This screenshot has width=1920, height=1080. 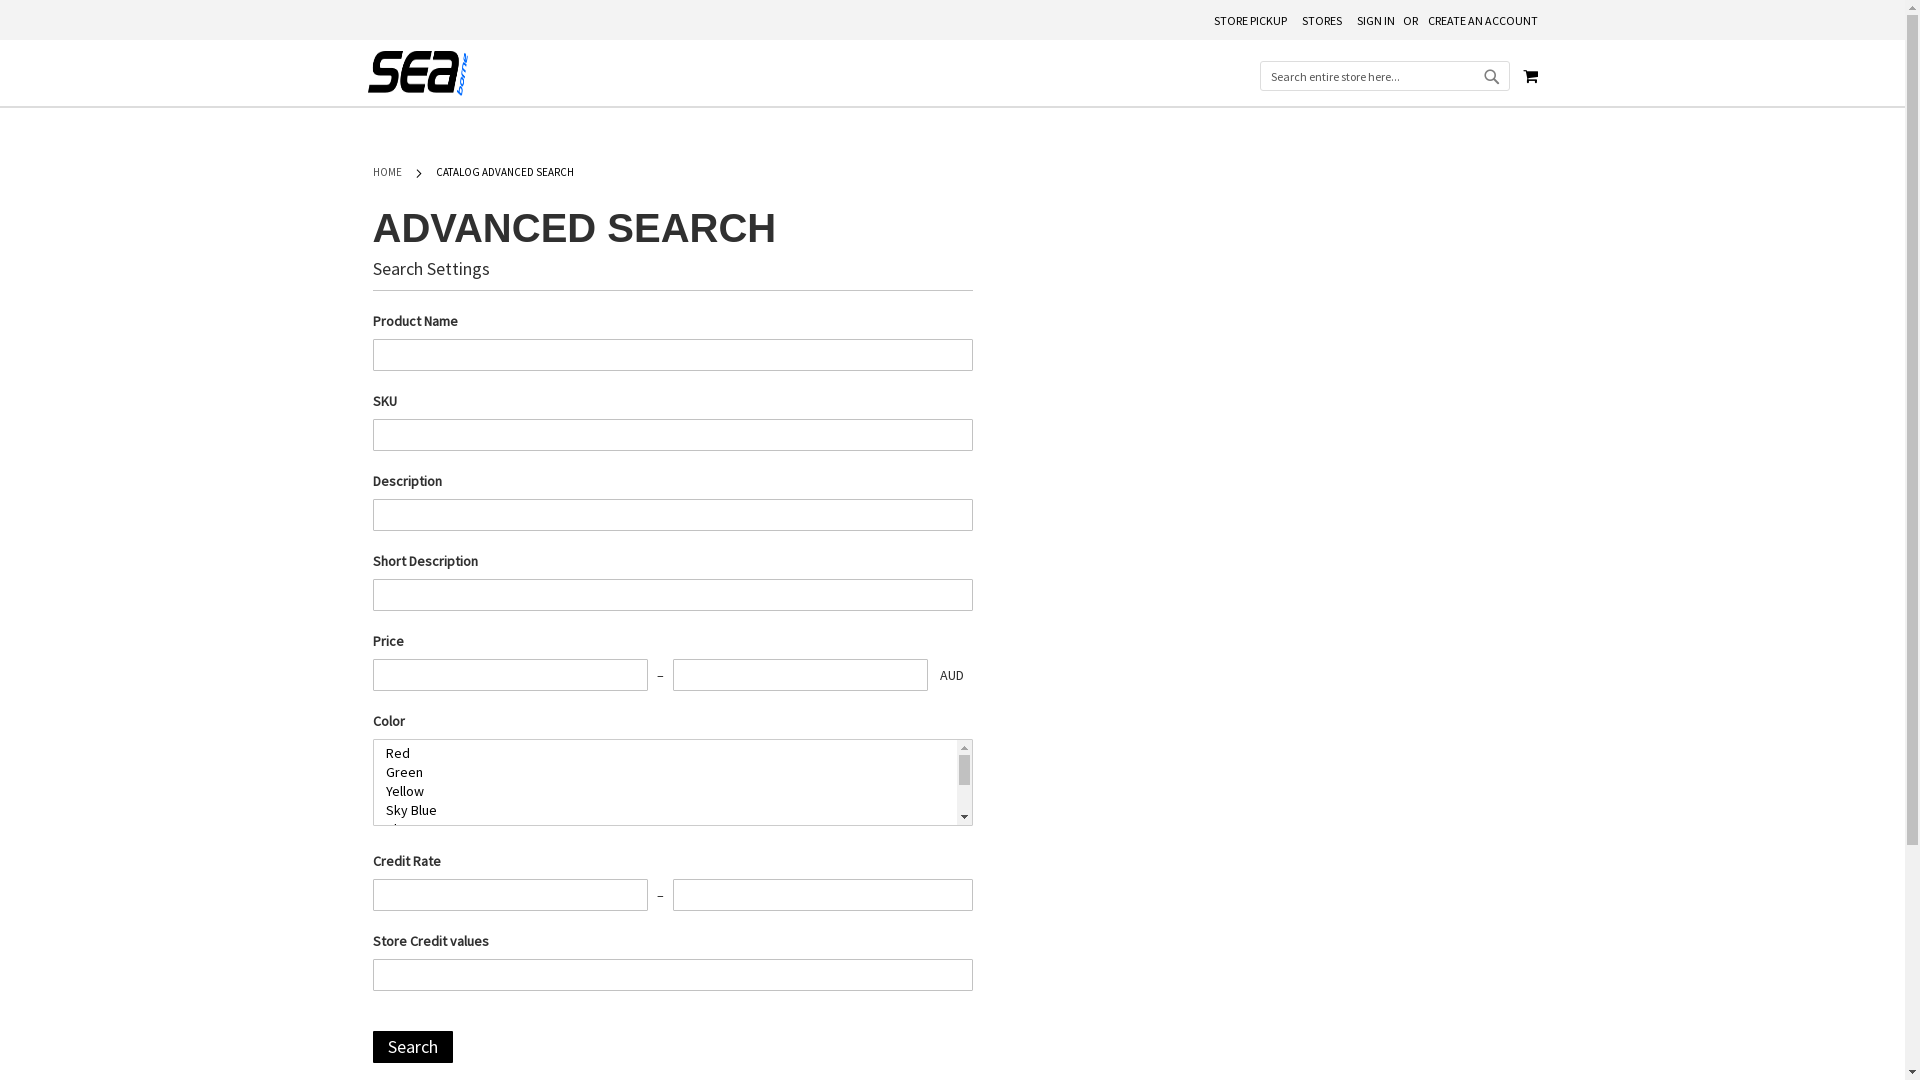 What do you see at coordinates (1373, 21) in the screenshot?
I see `'SIGN IN'` at bounding box center [1373, 21].